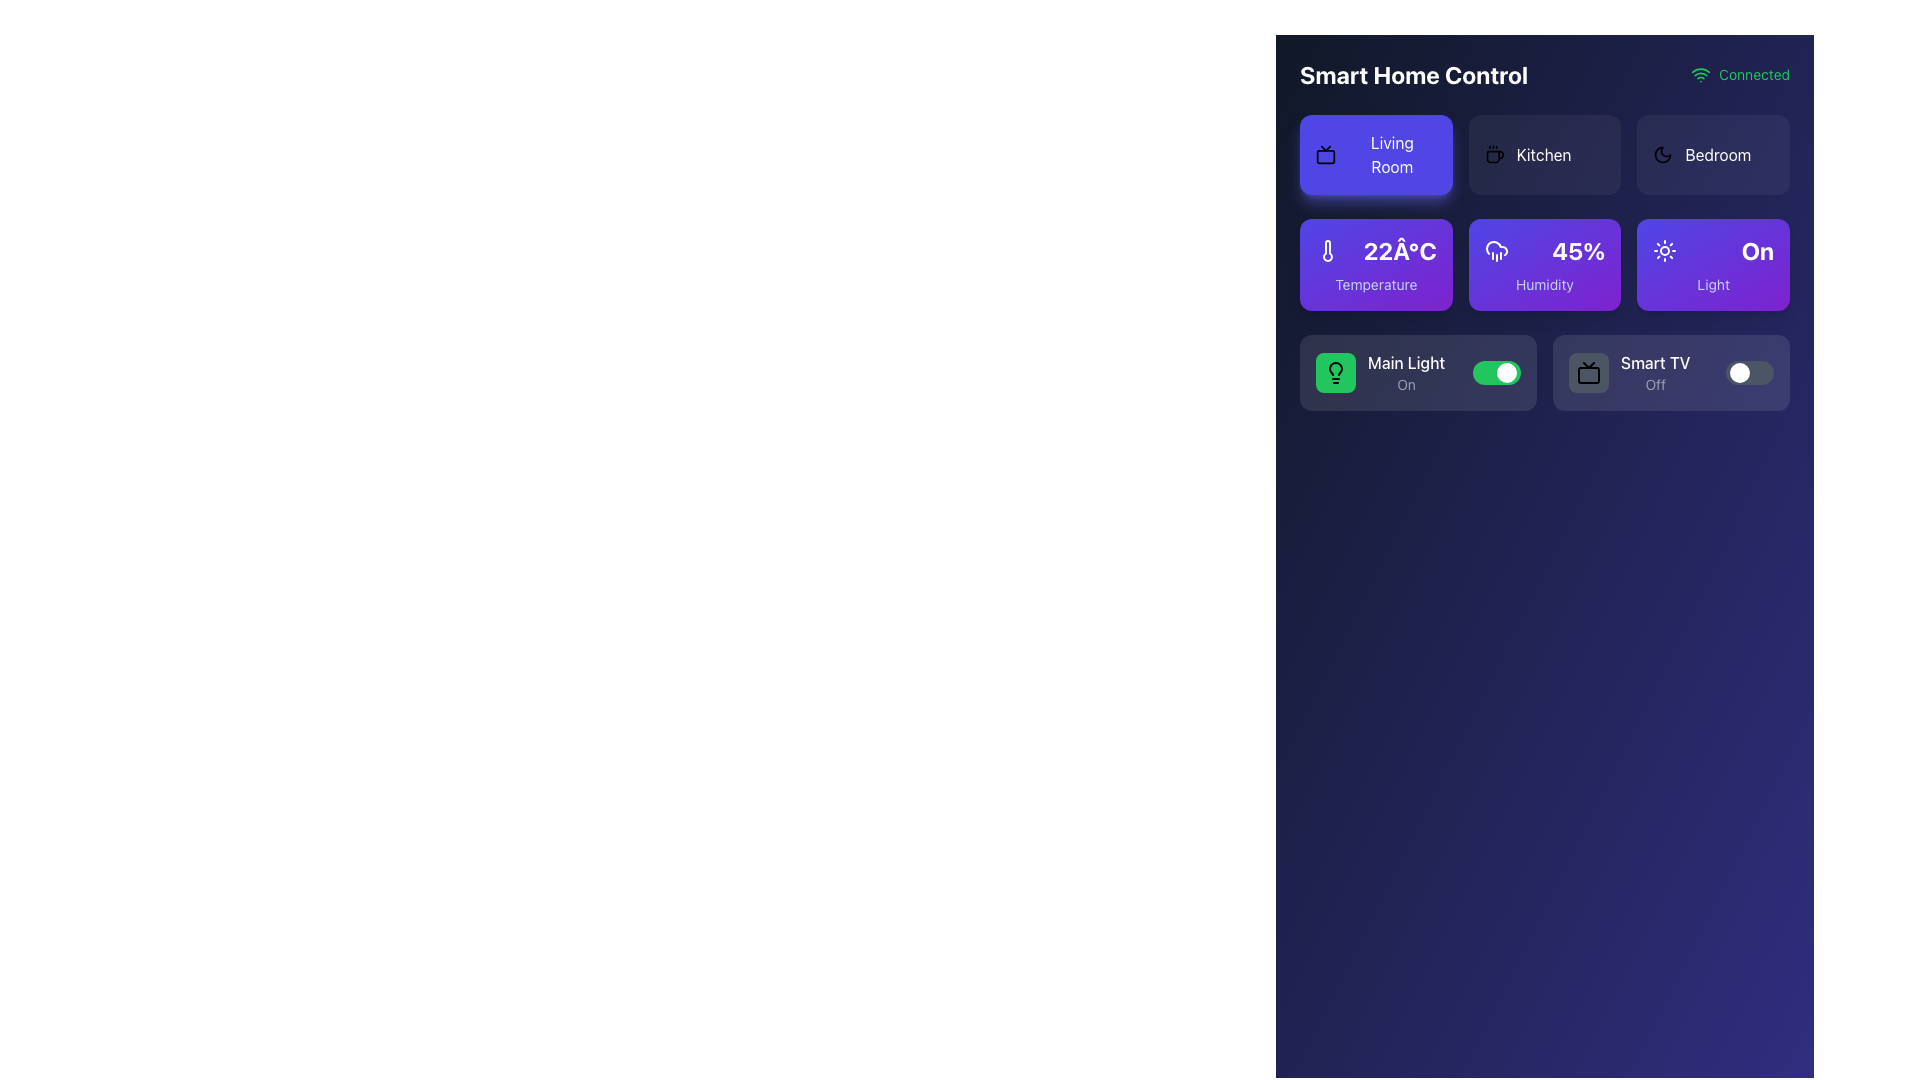 The image size is (1920, 1080). Describe the element at coordinates (1544, 264) in the screenshot. I see `the Informational display card featuring a gradient background from indigo to purple, displaying '45%' in bold white font and 'Humidity' below it` at that location.